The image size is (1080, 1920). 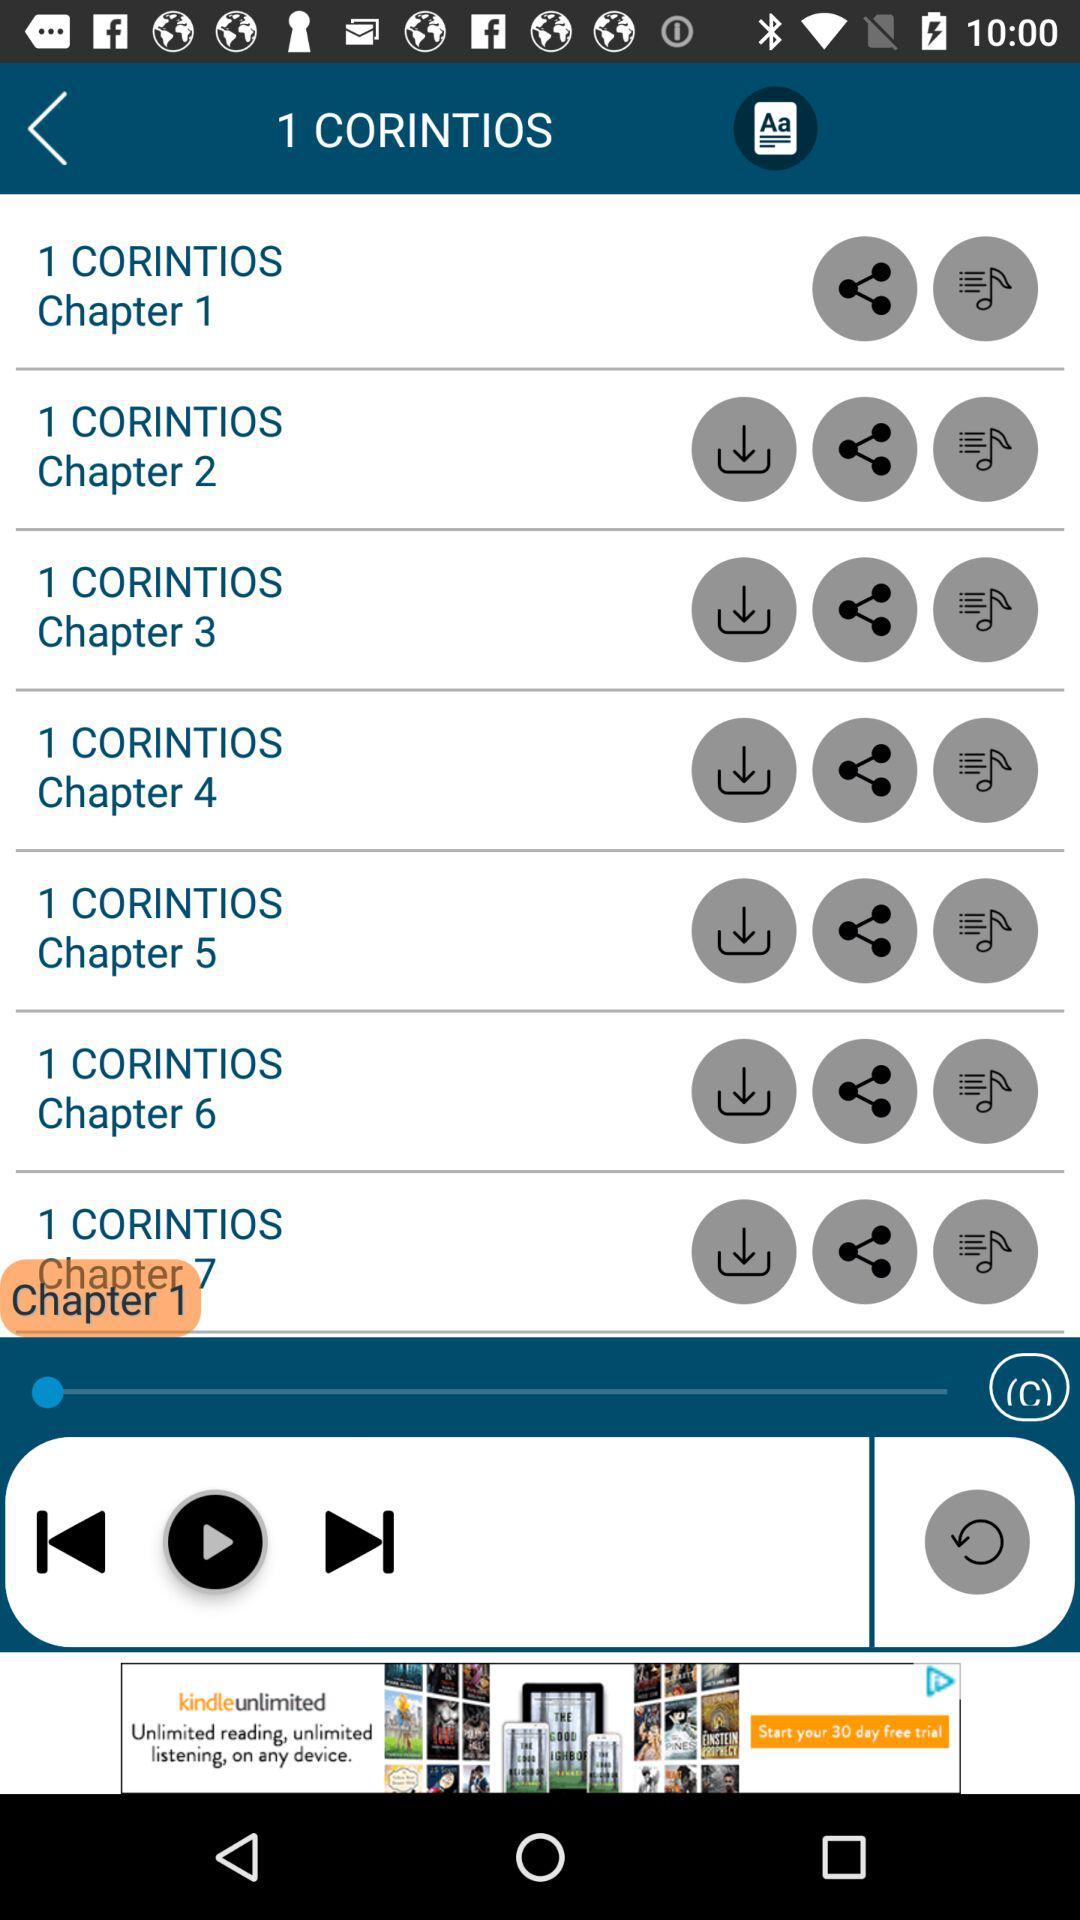 What do you see at coordinates (744, 1090) in the screenshot?
I see `download option` at bounding box center [744, 1090].